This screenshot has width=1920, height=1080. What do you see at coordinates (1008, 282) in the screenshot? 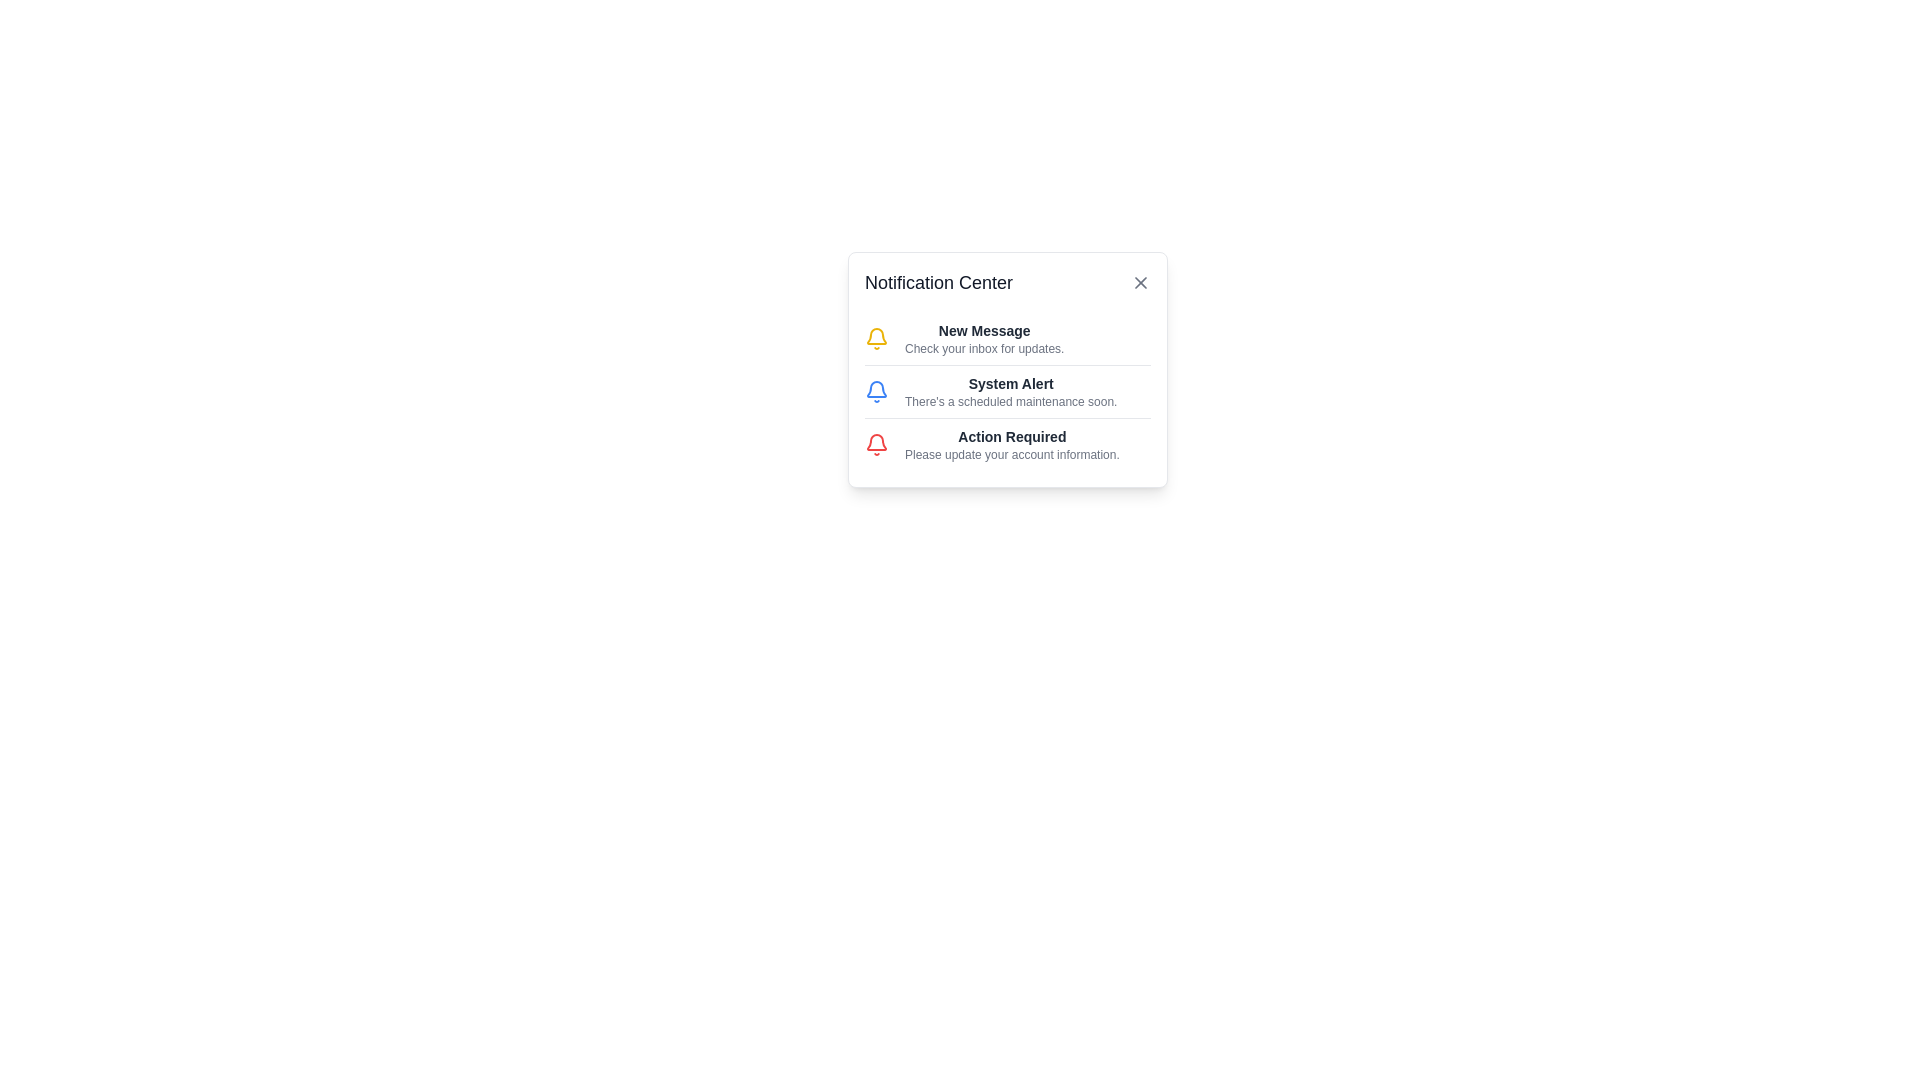
I see `the 'Notification Center' header` at bounding box center [1008, 282].